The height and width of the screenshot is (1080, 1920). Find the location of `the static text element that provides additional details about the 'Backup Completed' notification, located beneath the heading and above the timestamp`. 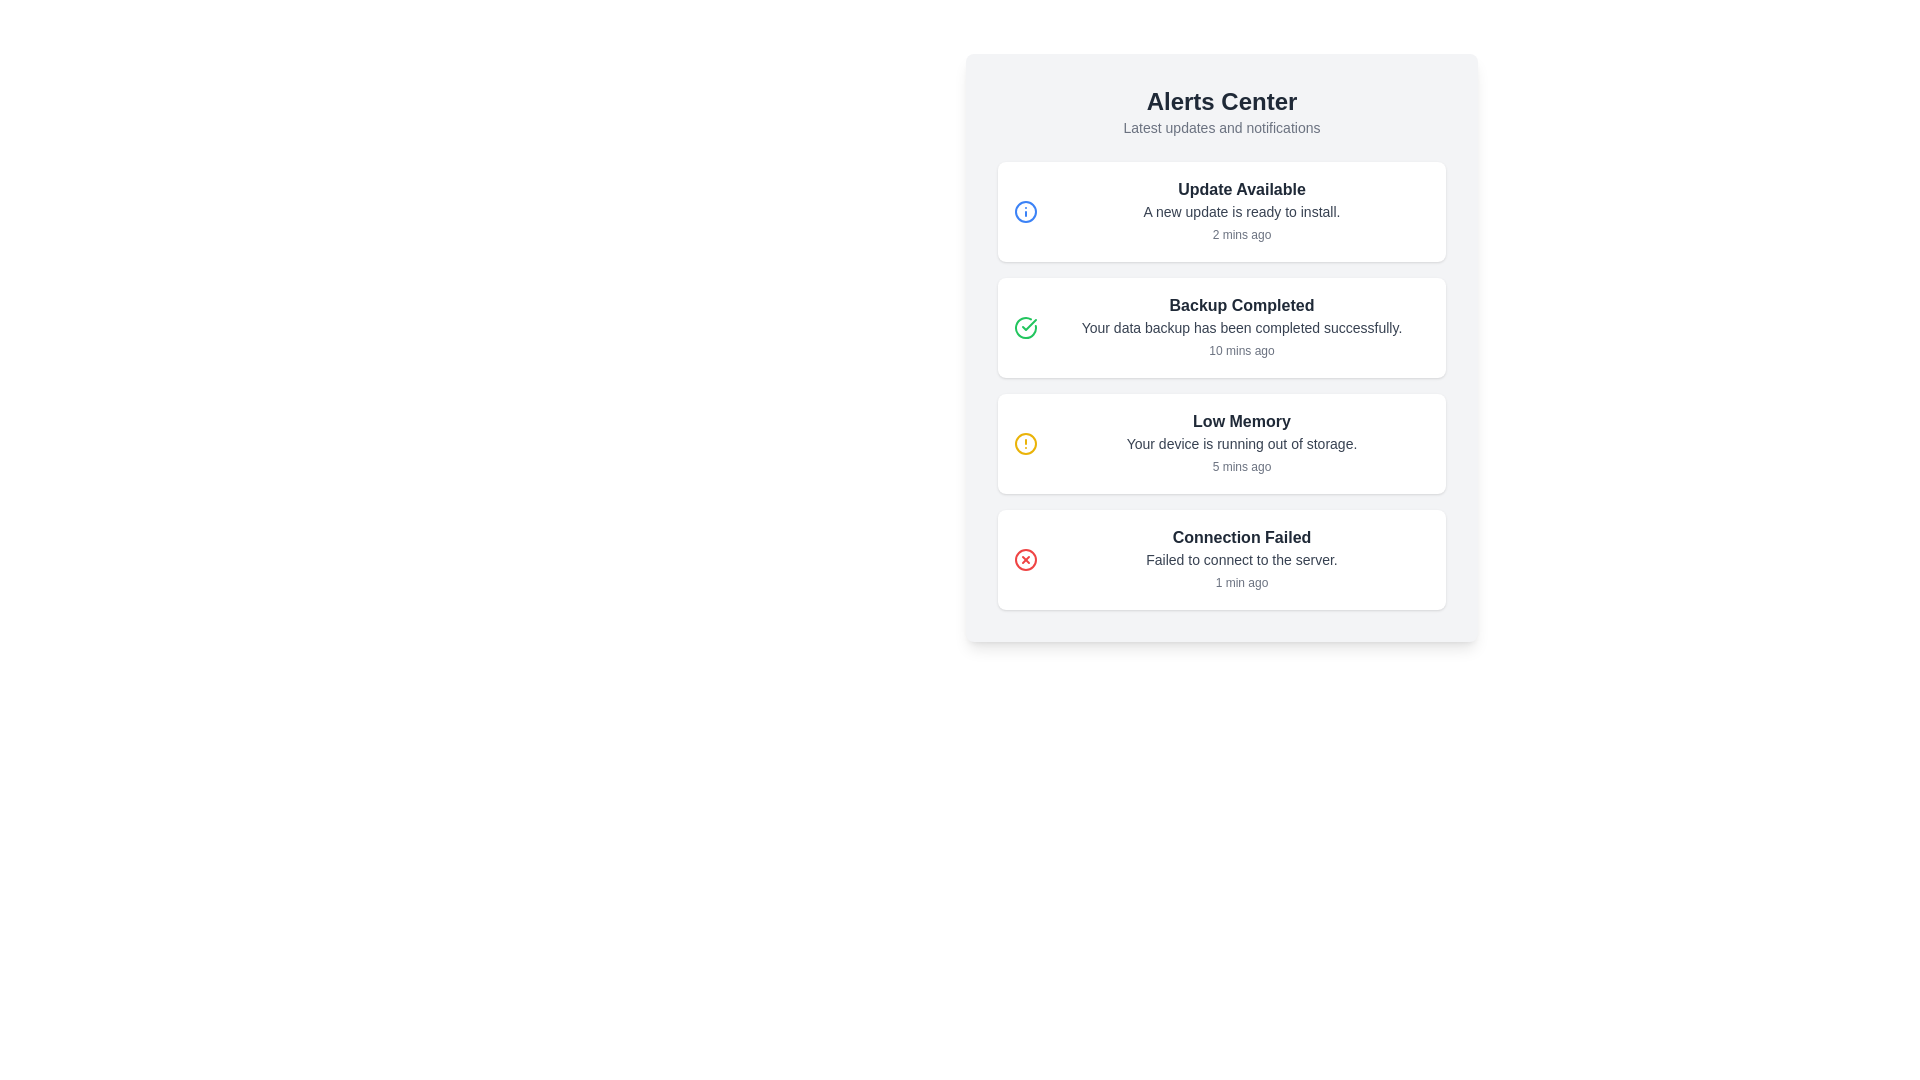

the static text element that provides additional details about the 'Backup Completed' notification, located beneath the heading and above the timestamp is located at coordinates (1241, 326).